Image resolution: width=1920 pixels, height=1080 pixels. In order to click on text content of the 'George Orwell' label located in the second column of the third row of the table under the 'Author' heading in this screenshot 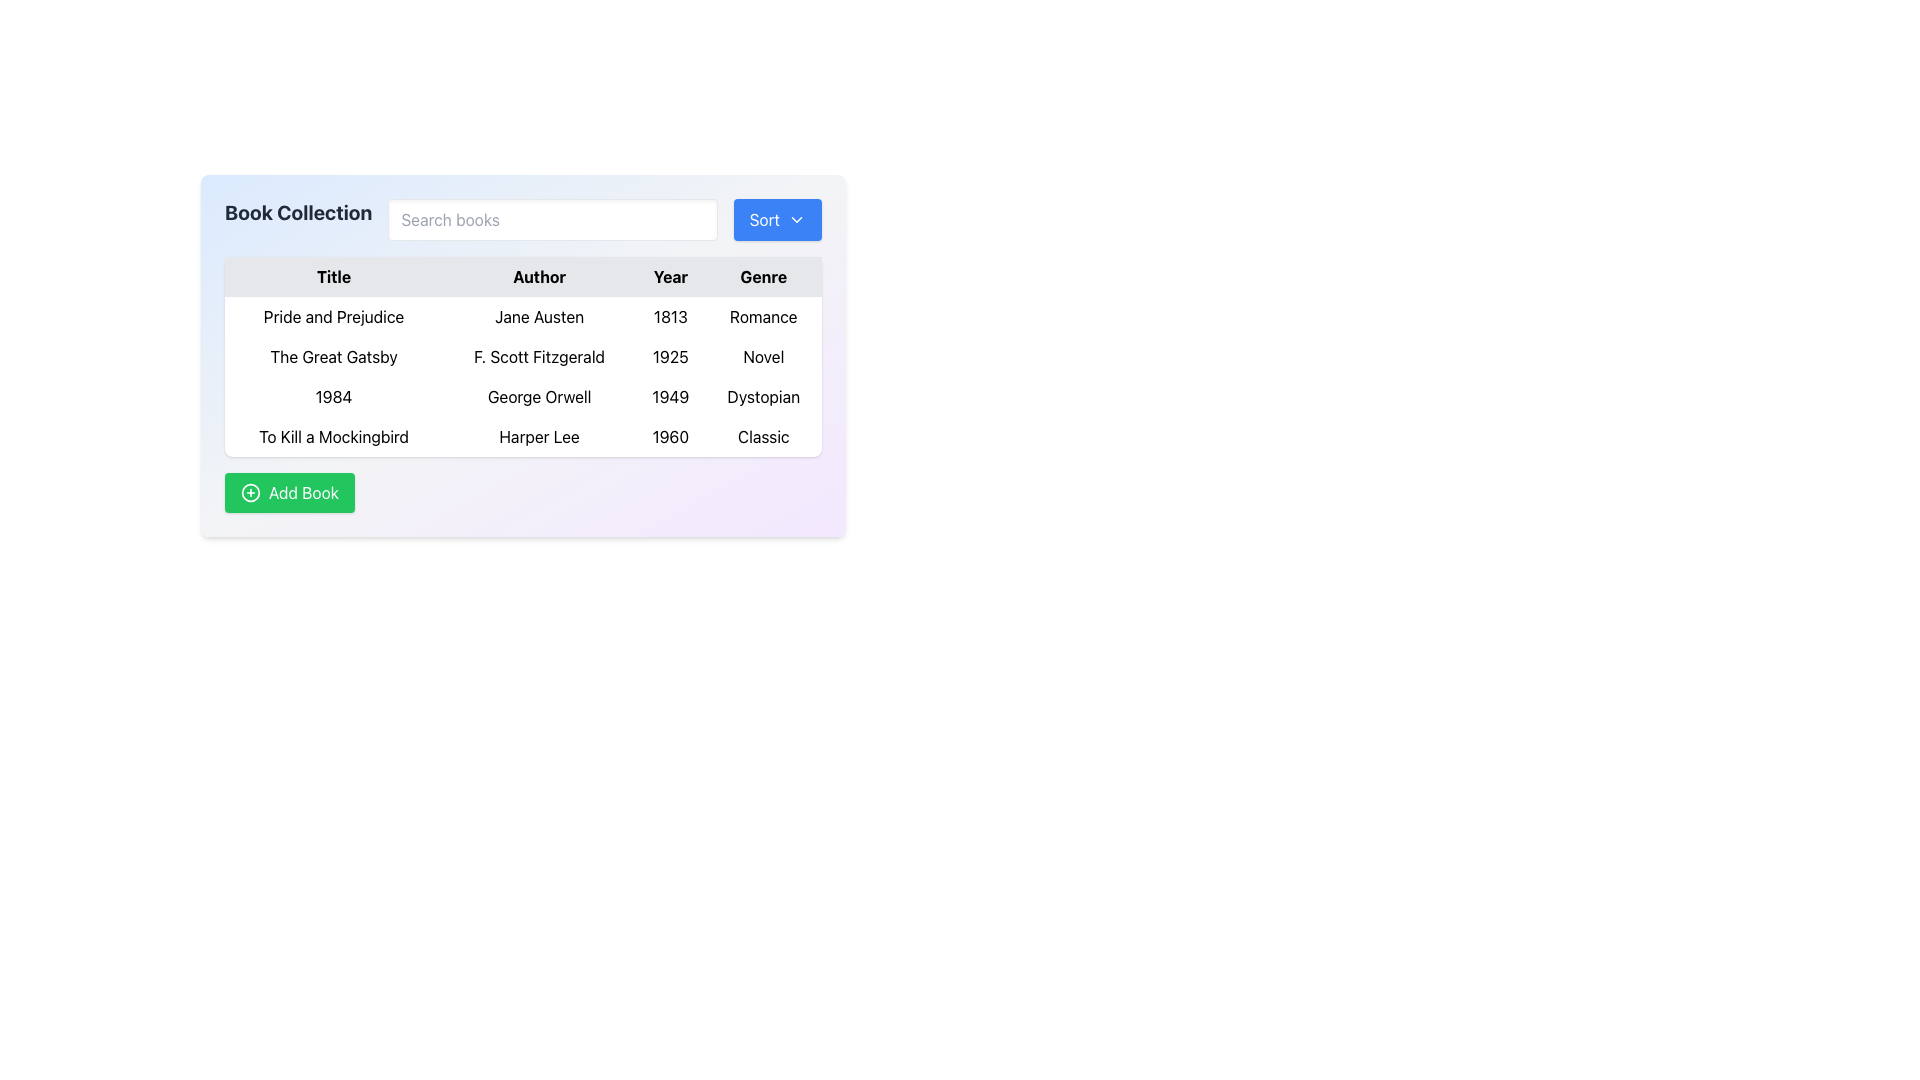, I will do `click(539, 397)`.